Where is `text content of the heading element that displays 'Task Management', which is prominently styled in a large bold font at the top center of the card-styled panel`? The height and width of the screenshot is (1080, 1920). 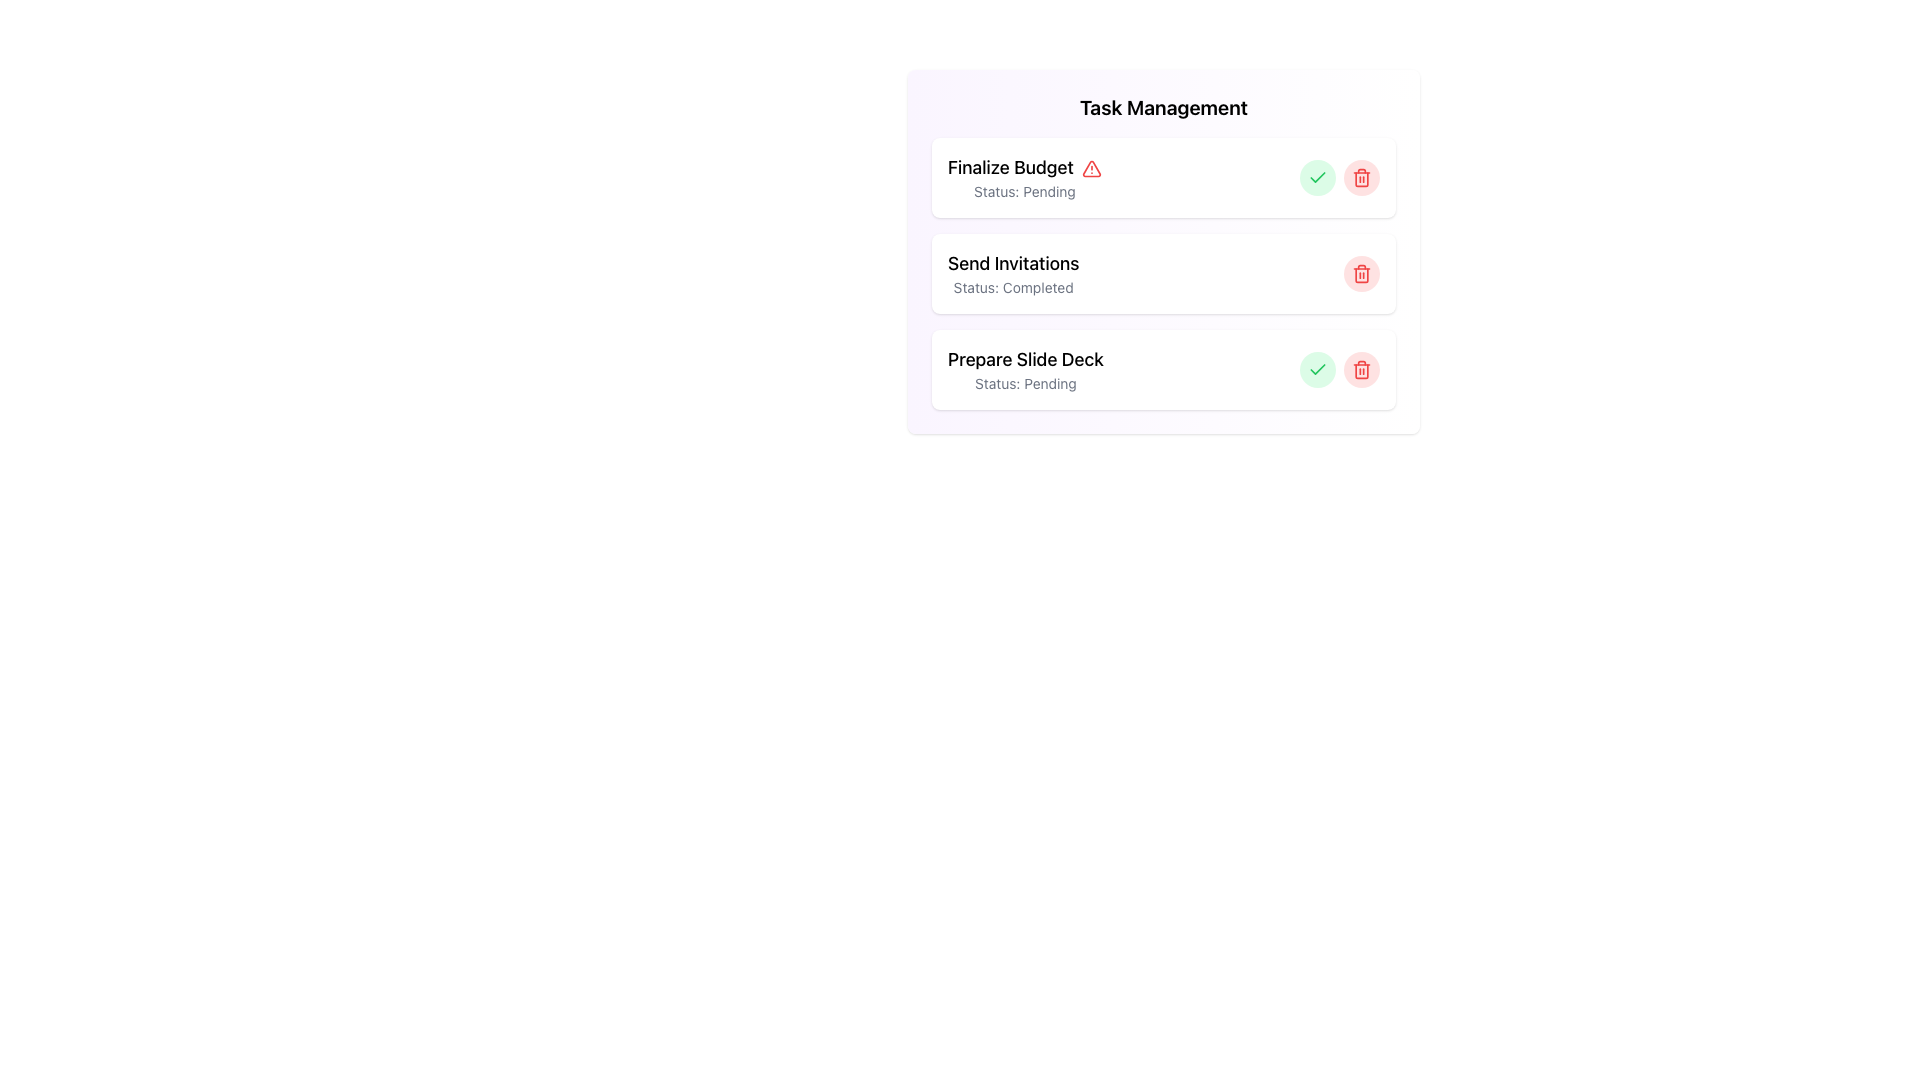 text content of the heading element that displays 'Task Management', which is prominently styled in a large bold font at the top center of the card-styled panel is located at coordinates (1163, 108).